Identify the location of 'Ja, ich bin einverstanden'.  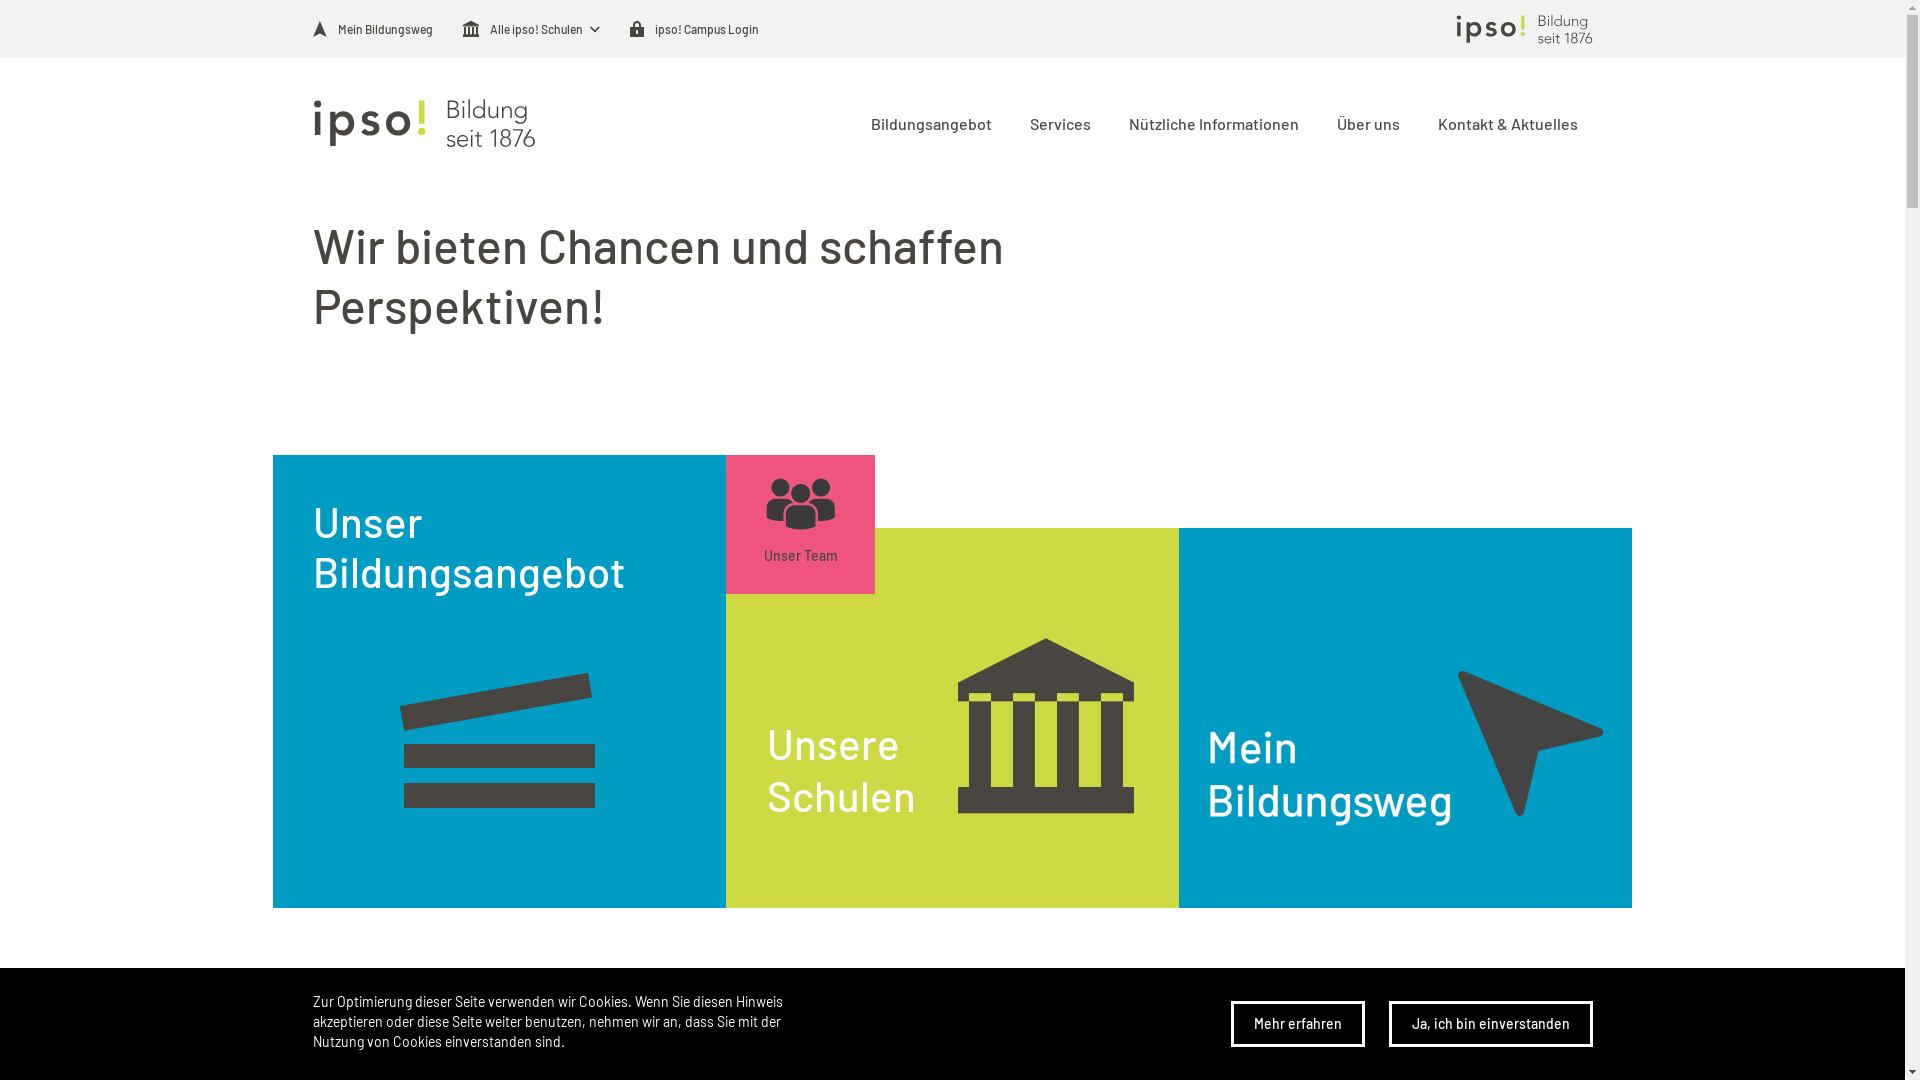
(1489, 1023).